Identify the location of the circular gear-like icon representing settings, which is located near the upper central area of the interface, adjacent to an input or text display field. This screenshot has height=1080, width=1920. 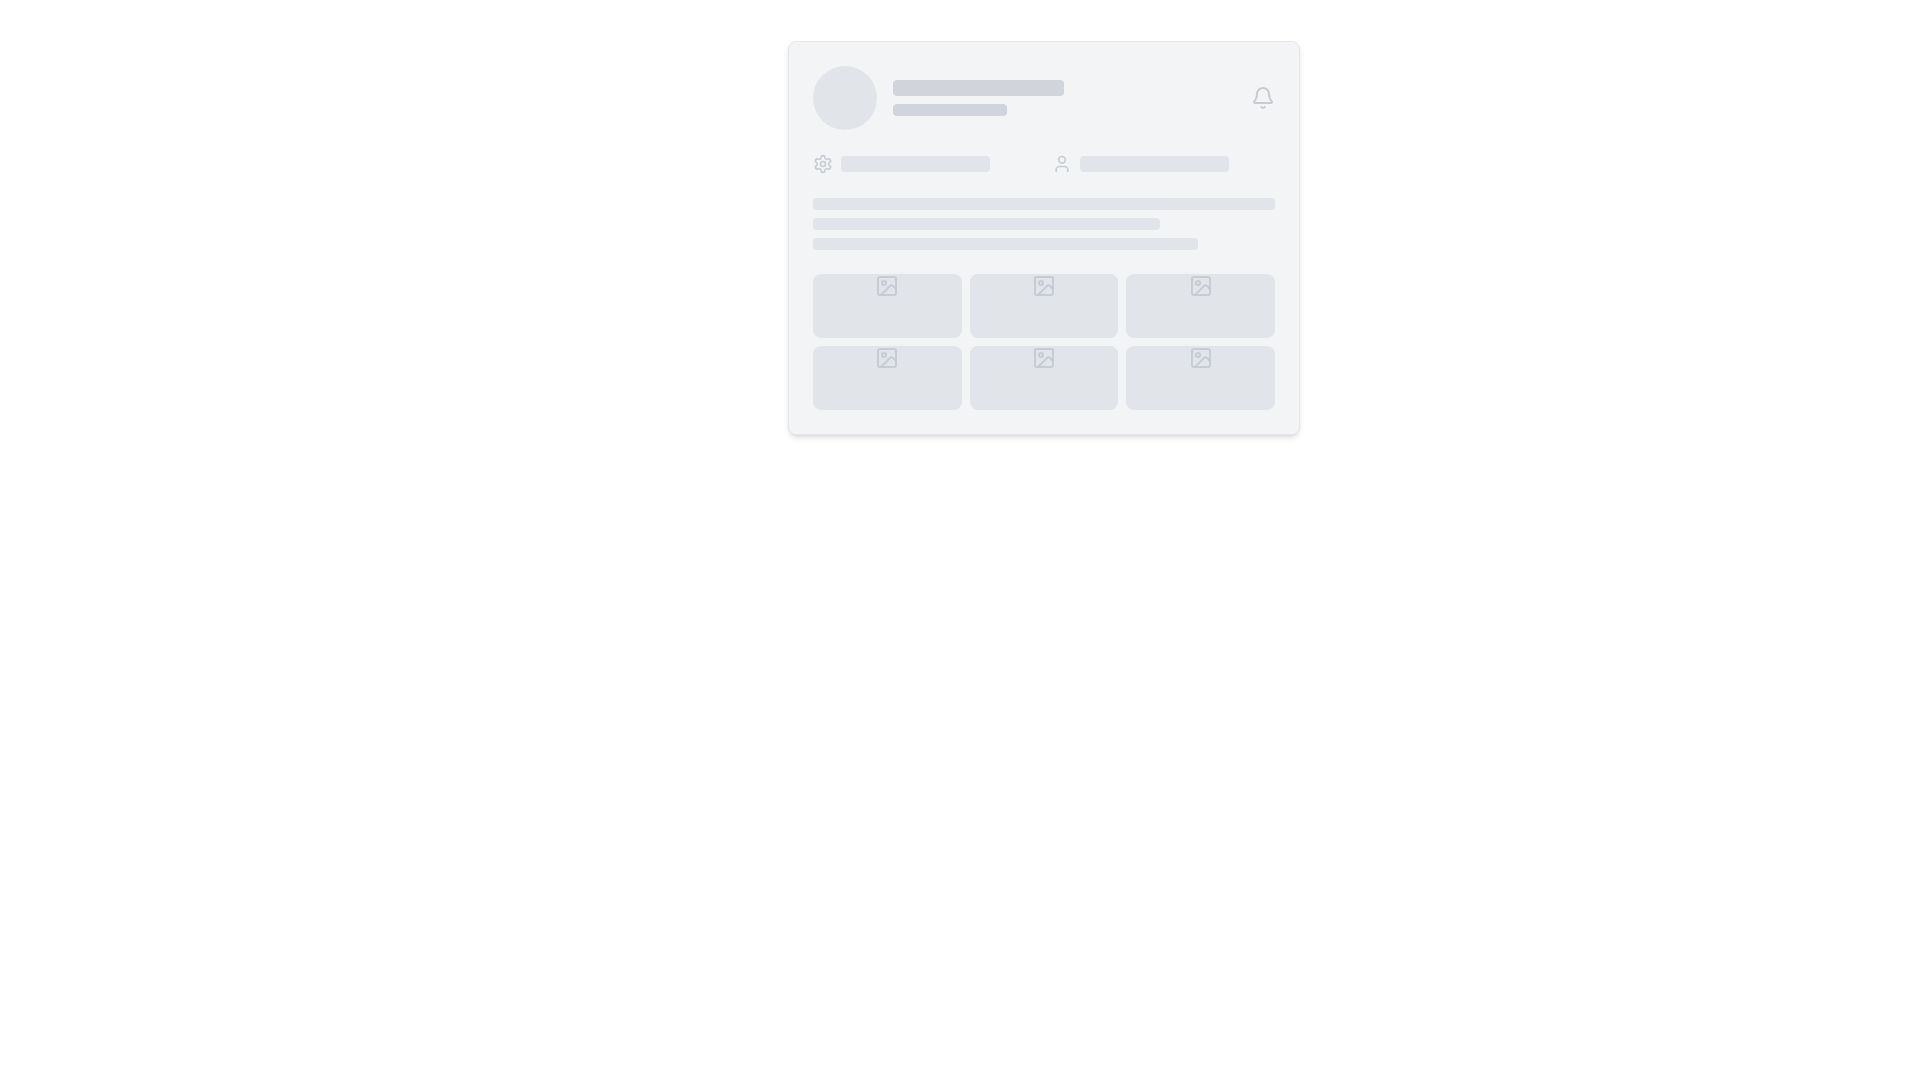
(822, 163).